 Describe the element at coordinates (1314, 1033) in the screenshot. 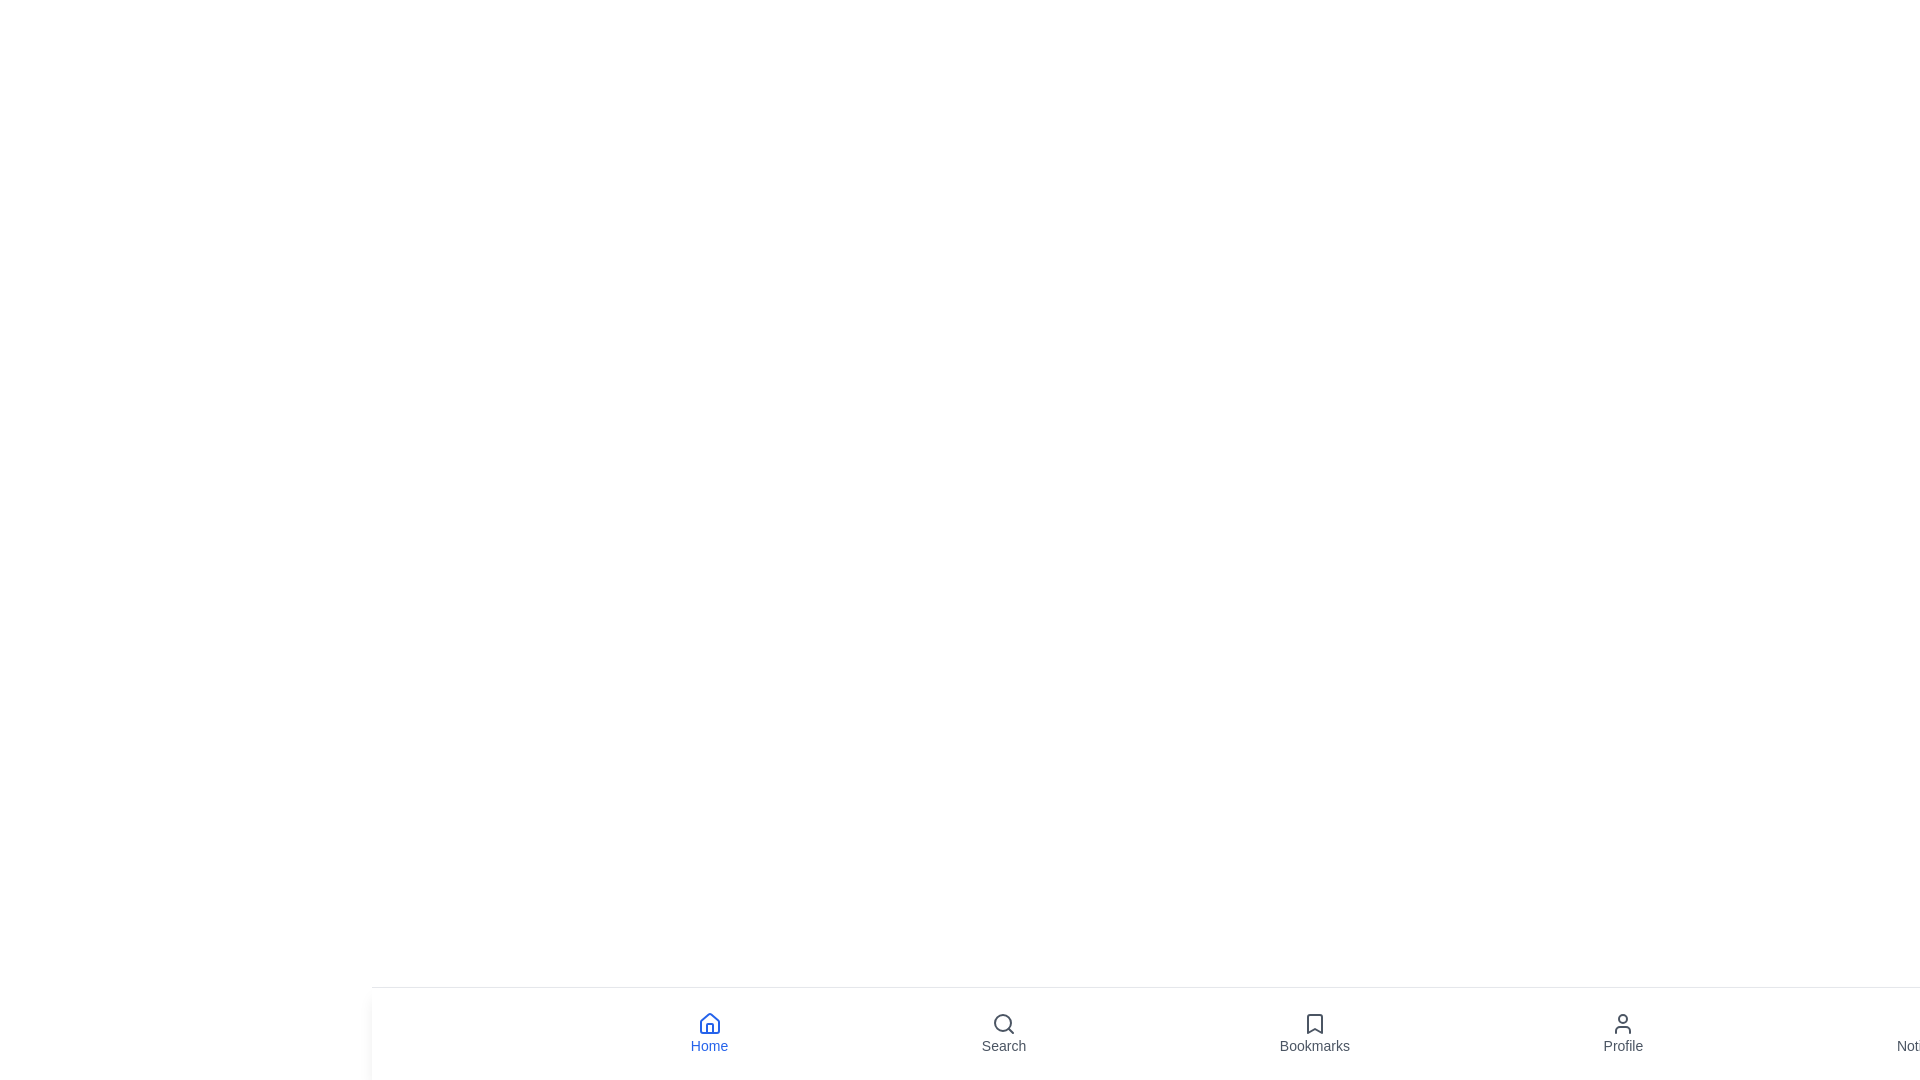

I see `the navigation tab labeled Bookmarks` at that location.